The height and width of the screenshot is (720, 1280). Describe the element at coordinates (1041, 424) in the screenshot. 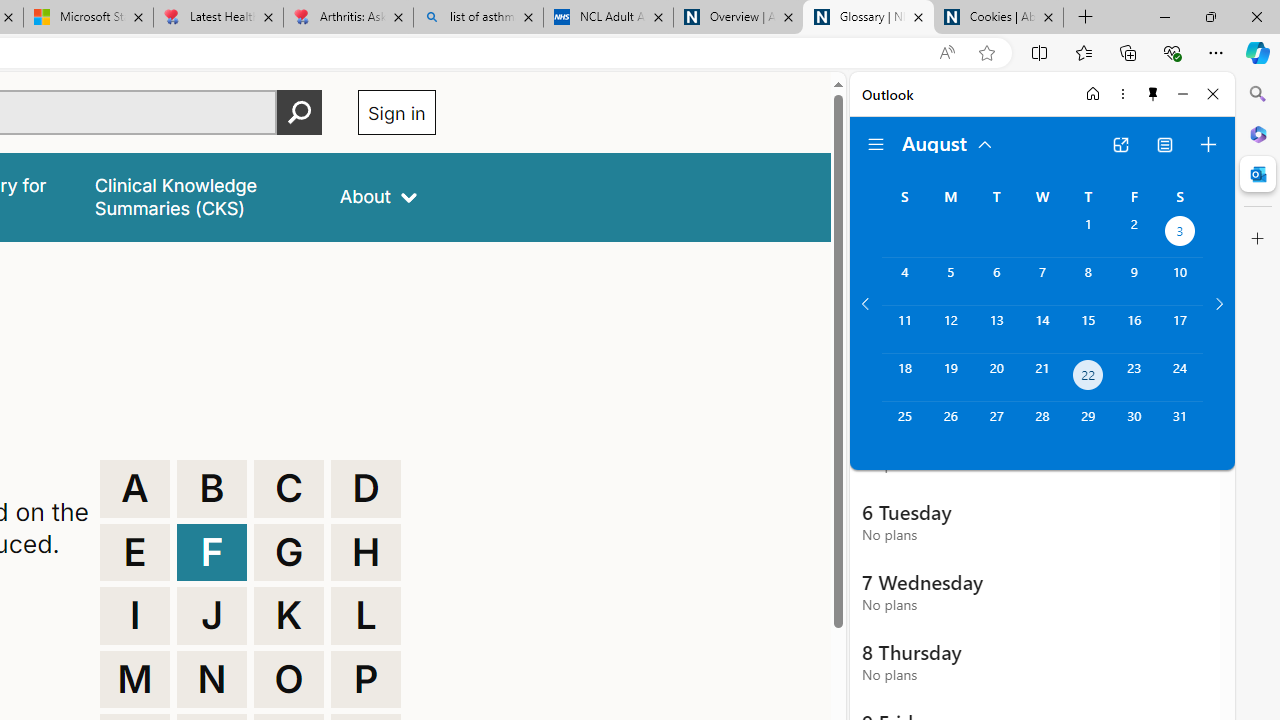

I see `'Wednesday, August 28, 2024. '` at that location.